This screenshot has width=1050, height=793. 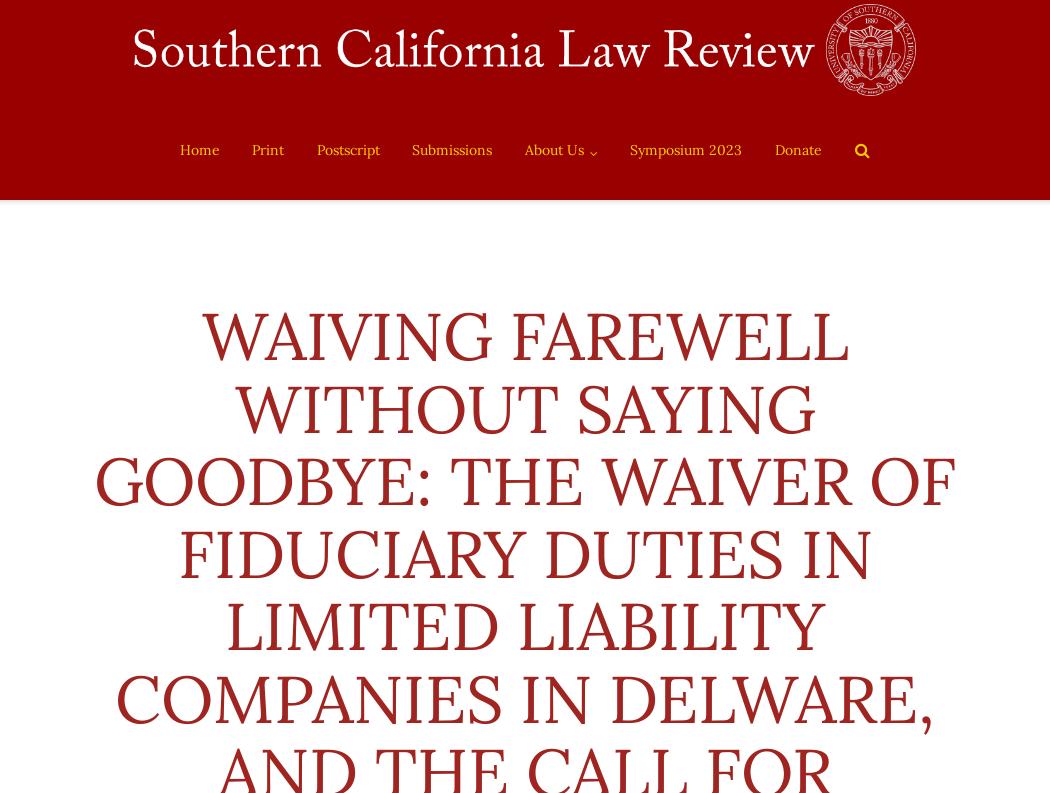 What do you see at coordinates (179, 150) in the screenshot?
I see `'Home'` at bounding box center [179, 150].